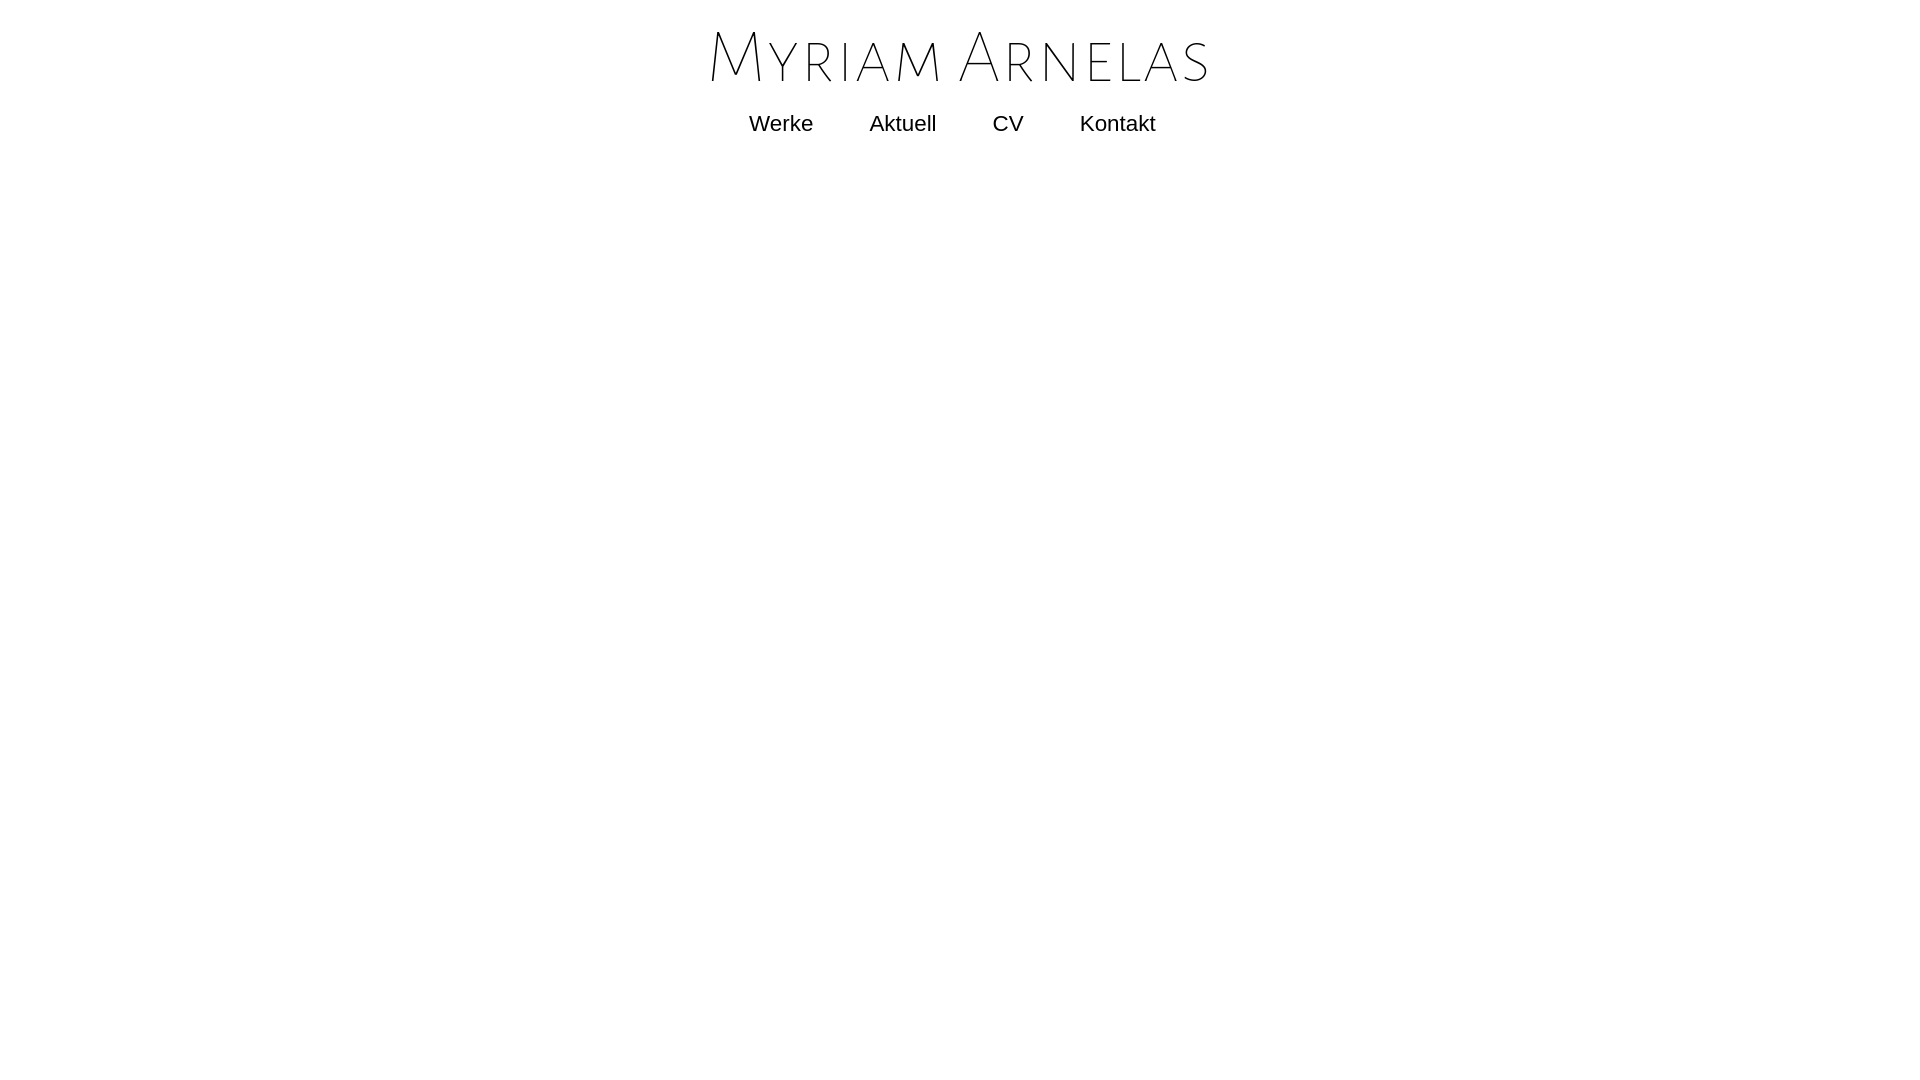 Image resolution: width=1920 pixels, height=1080 pixels. I want to click on 'Kontakt', so click(1117, 123).